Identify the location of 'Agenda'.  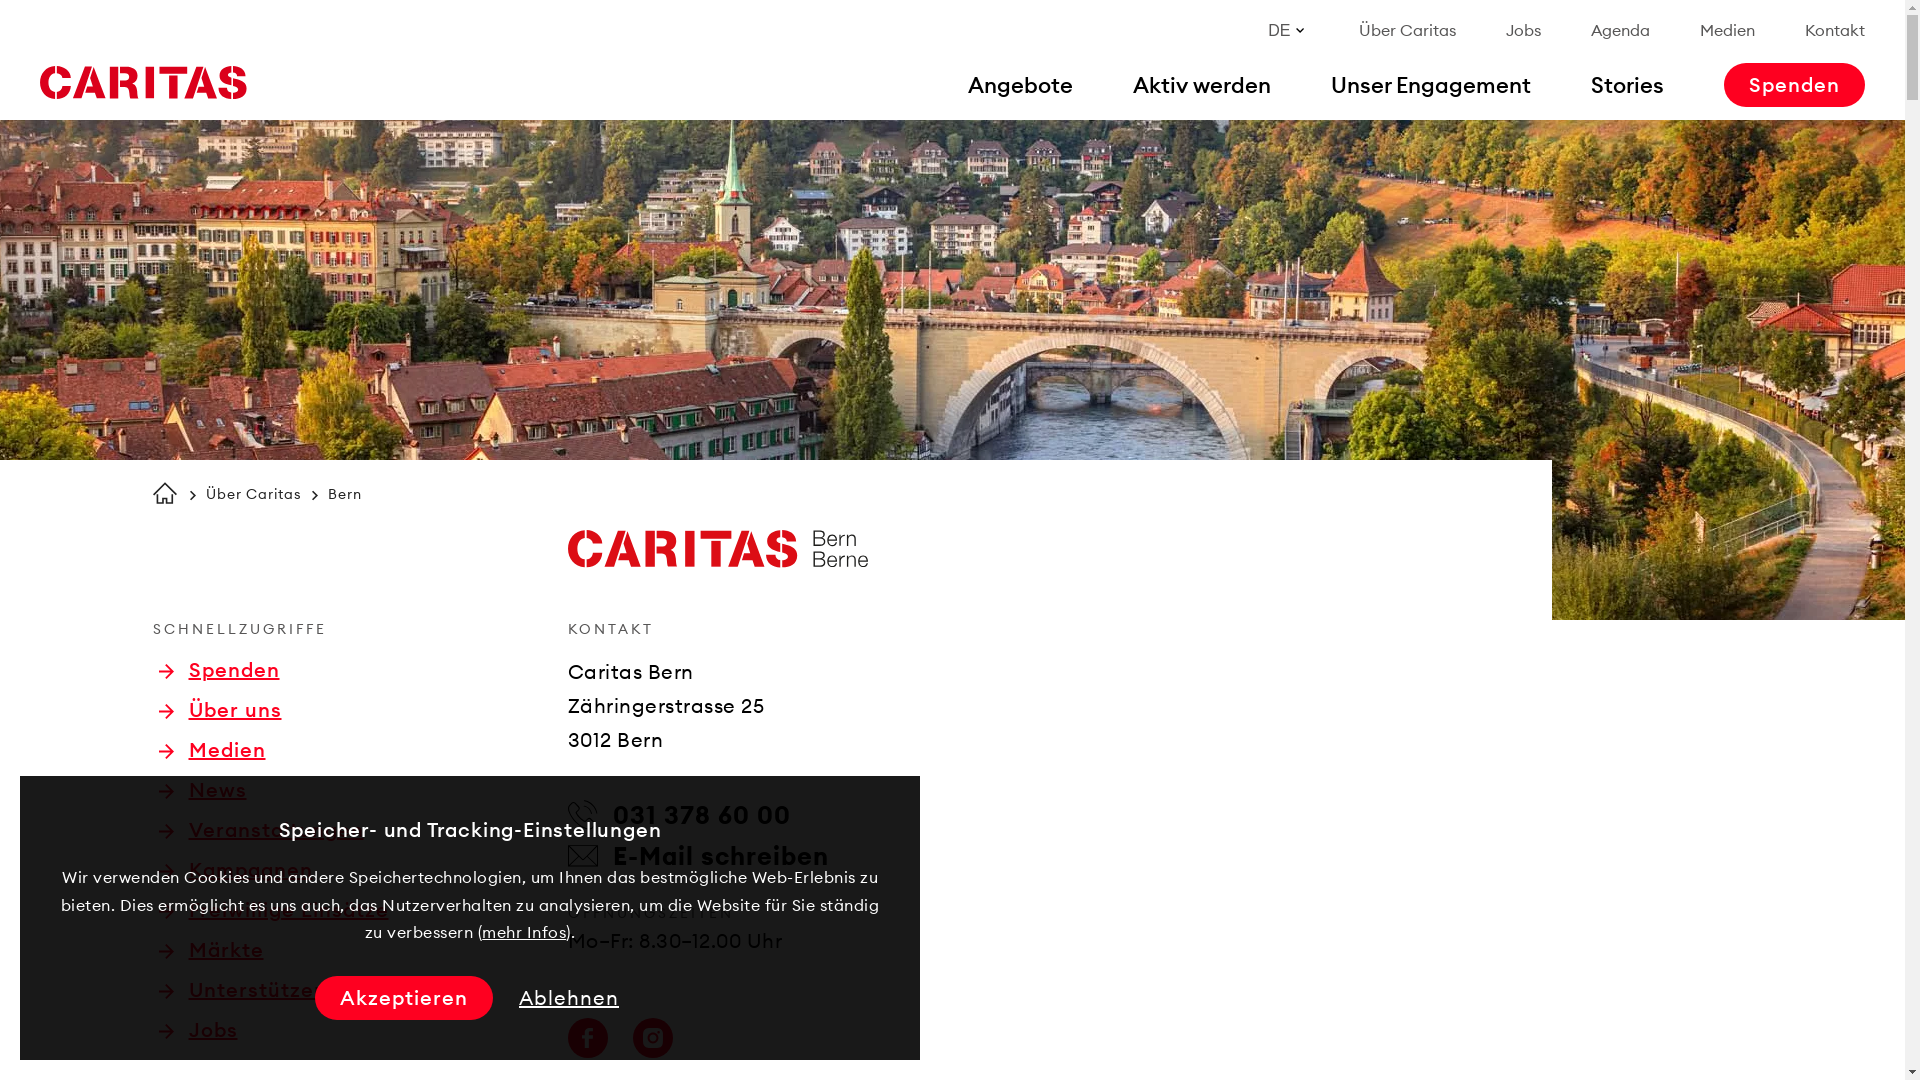
(1620, 30).